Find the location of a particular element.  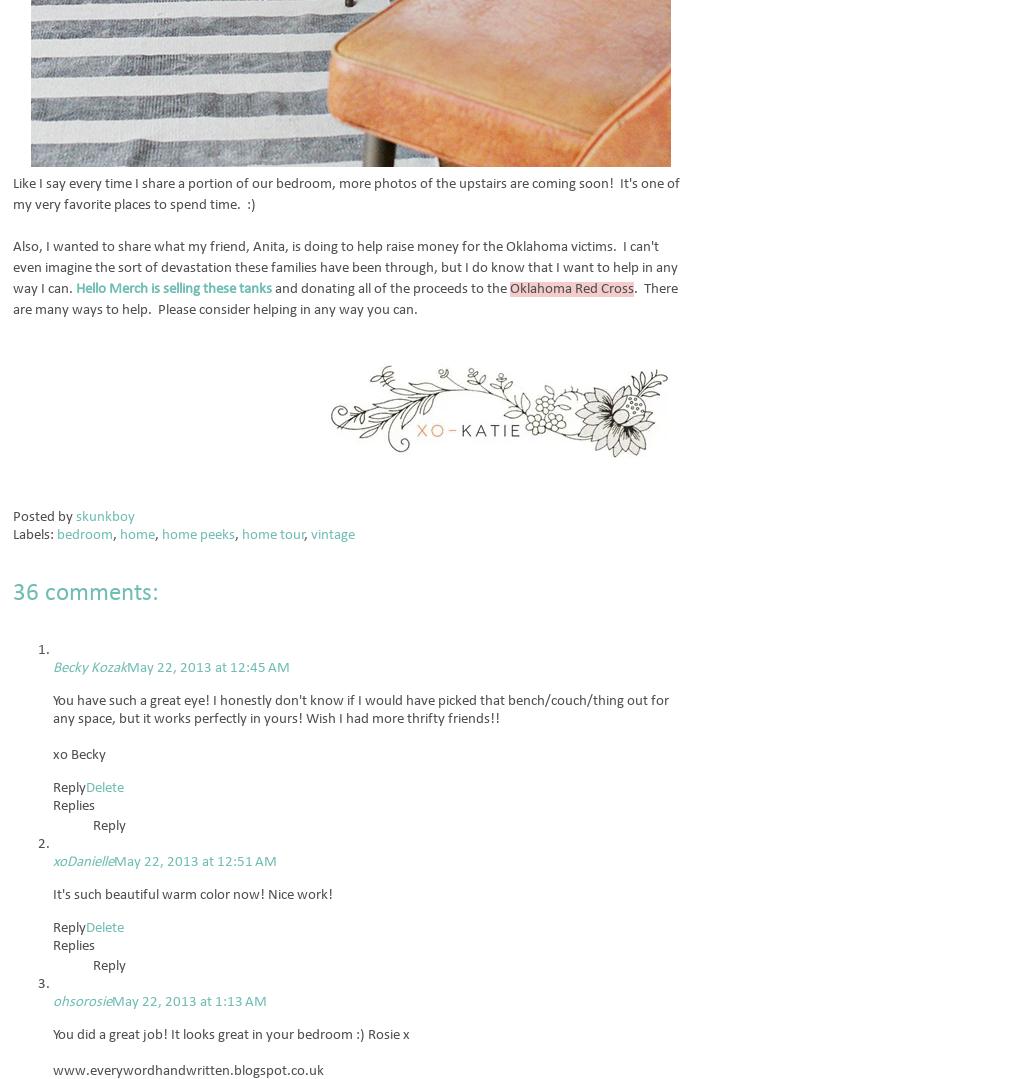

'and donating all of the proceeds to the' is located at coordinates (391, 289).